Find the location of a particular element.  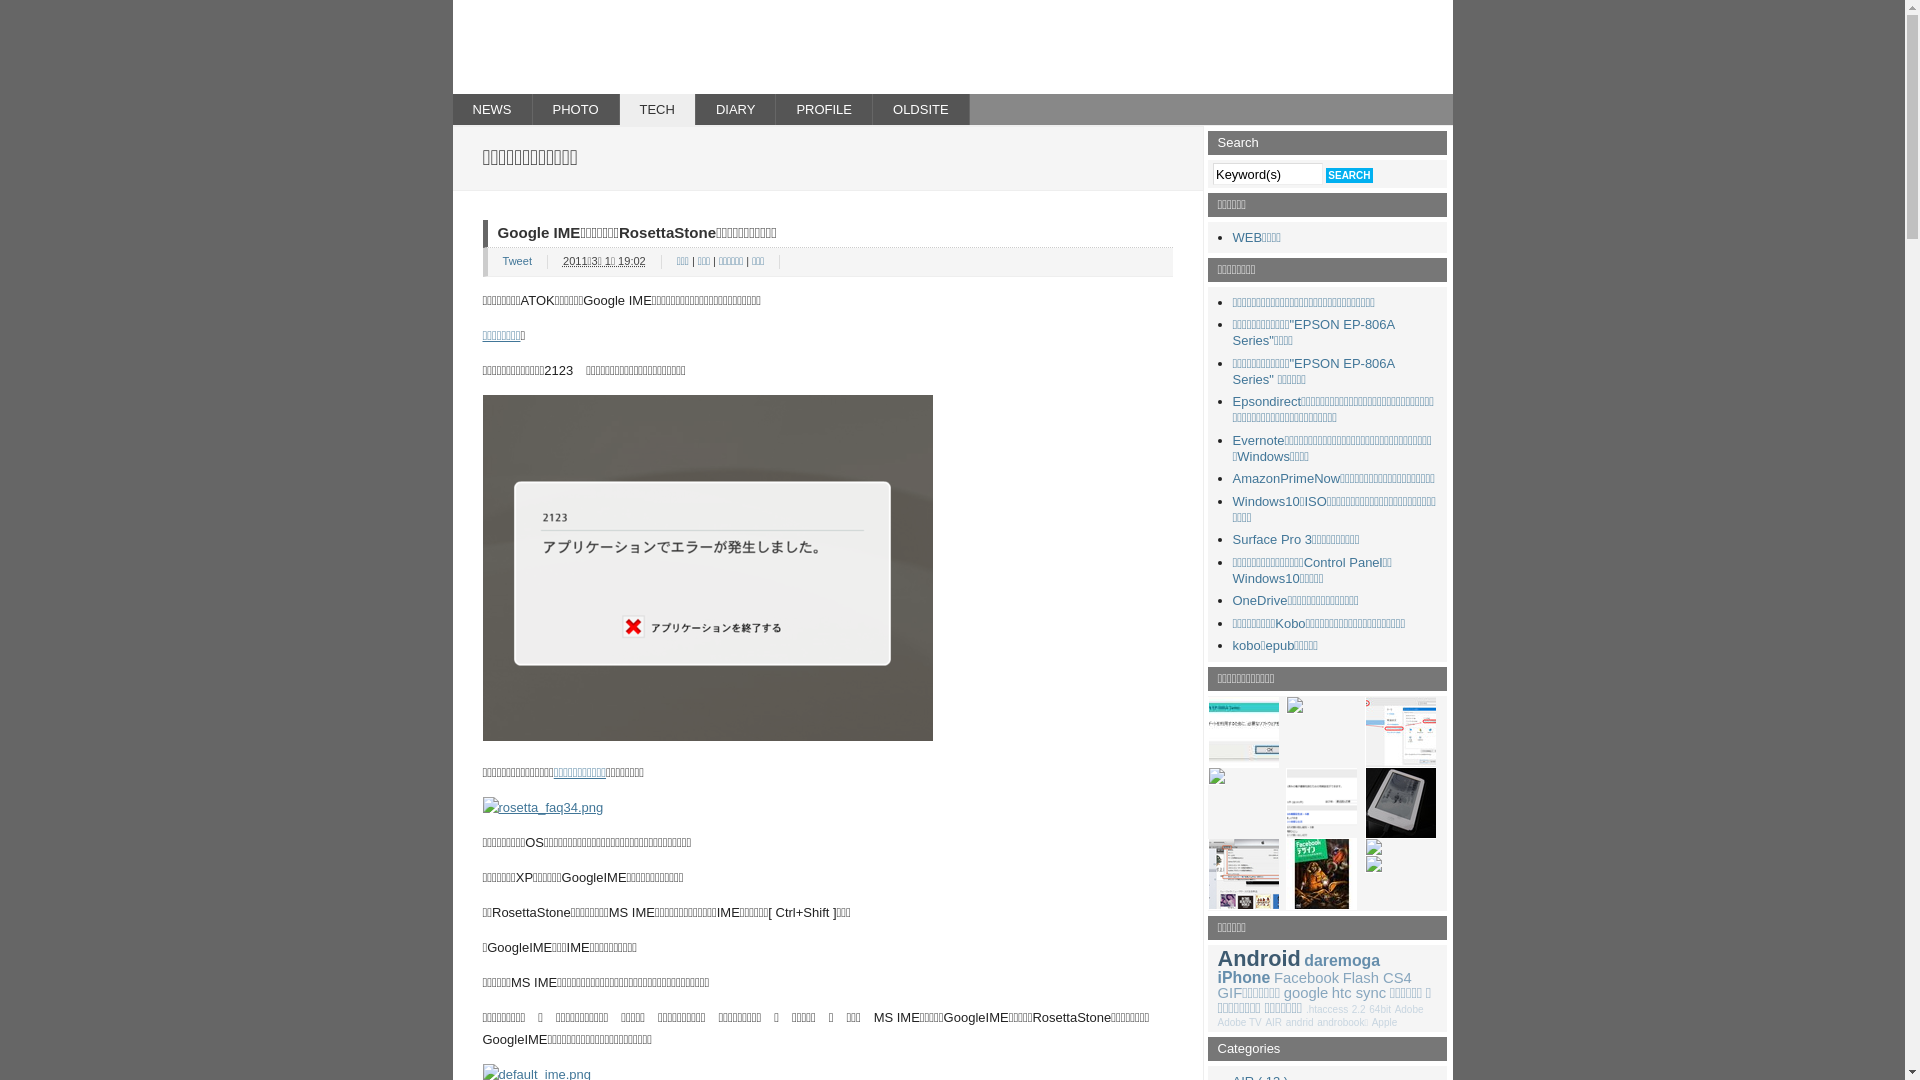

'google' is located at coordinates (1305, 992).